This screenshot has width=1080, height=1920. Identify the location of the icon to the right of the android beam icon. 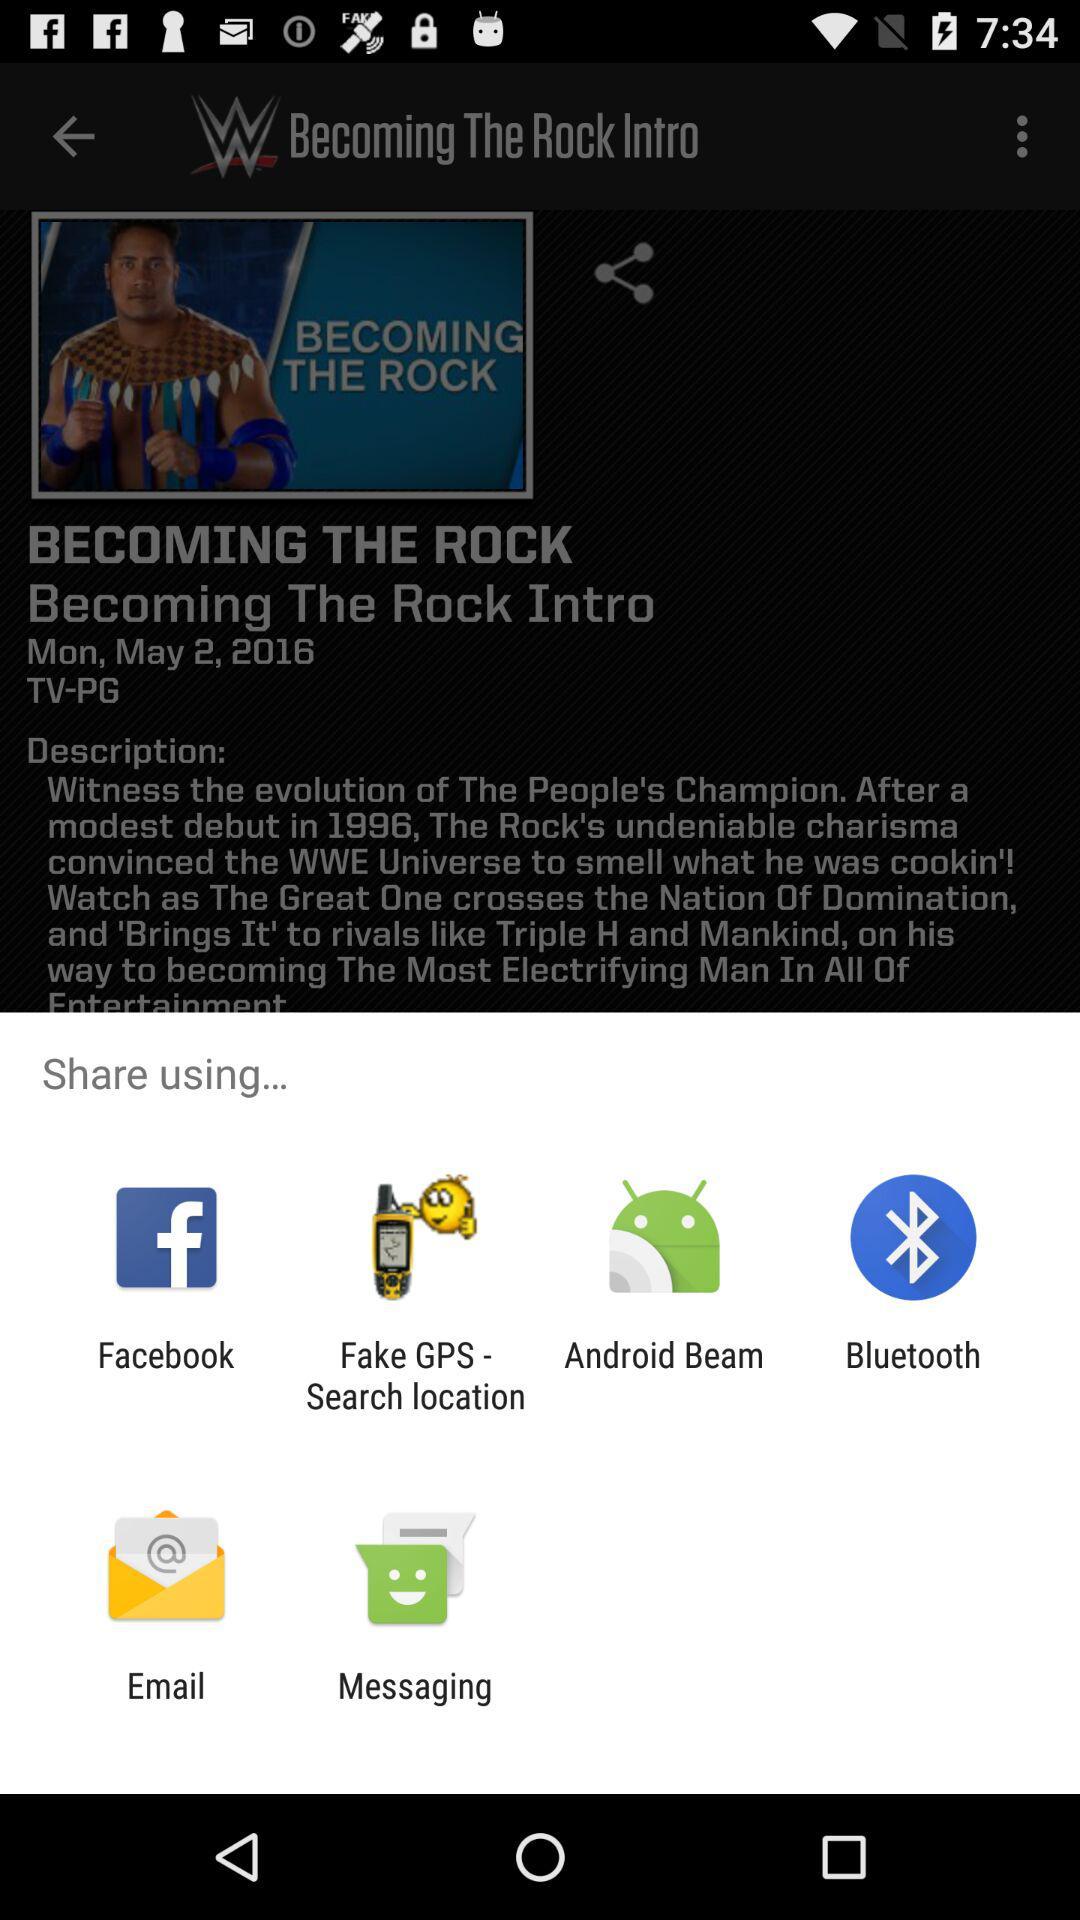
(913, 1374).